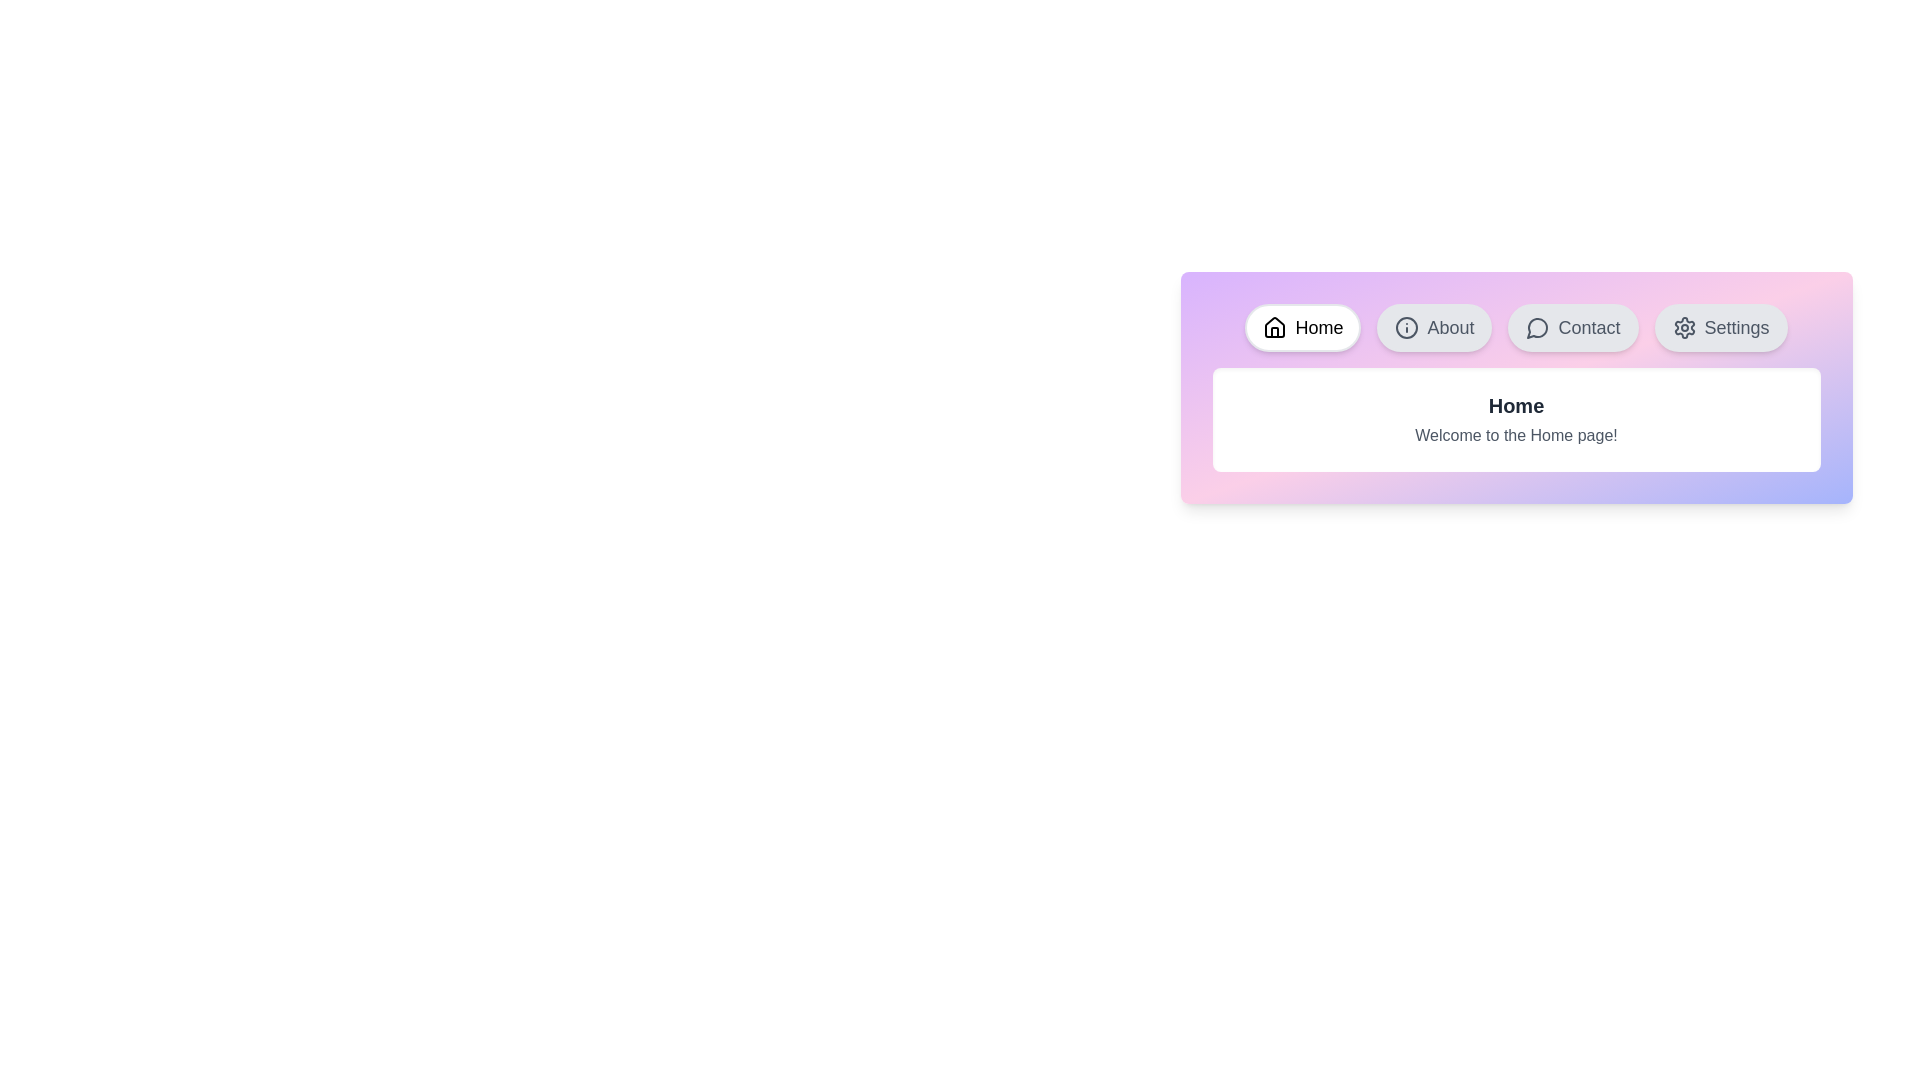  Describe the element at coordinates (1303, 326) in the screenshot. I see `the tab button labeled Home to activate the corresponding tab` at that location.